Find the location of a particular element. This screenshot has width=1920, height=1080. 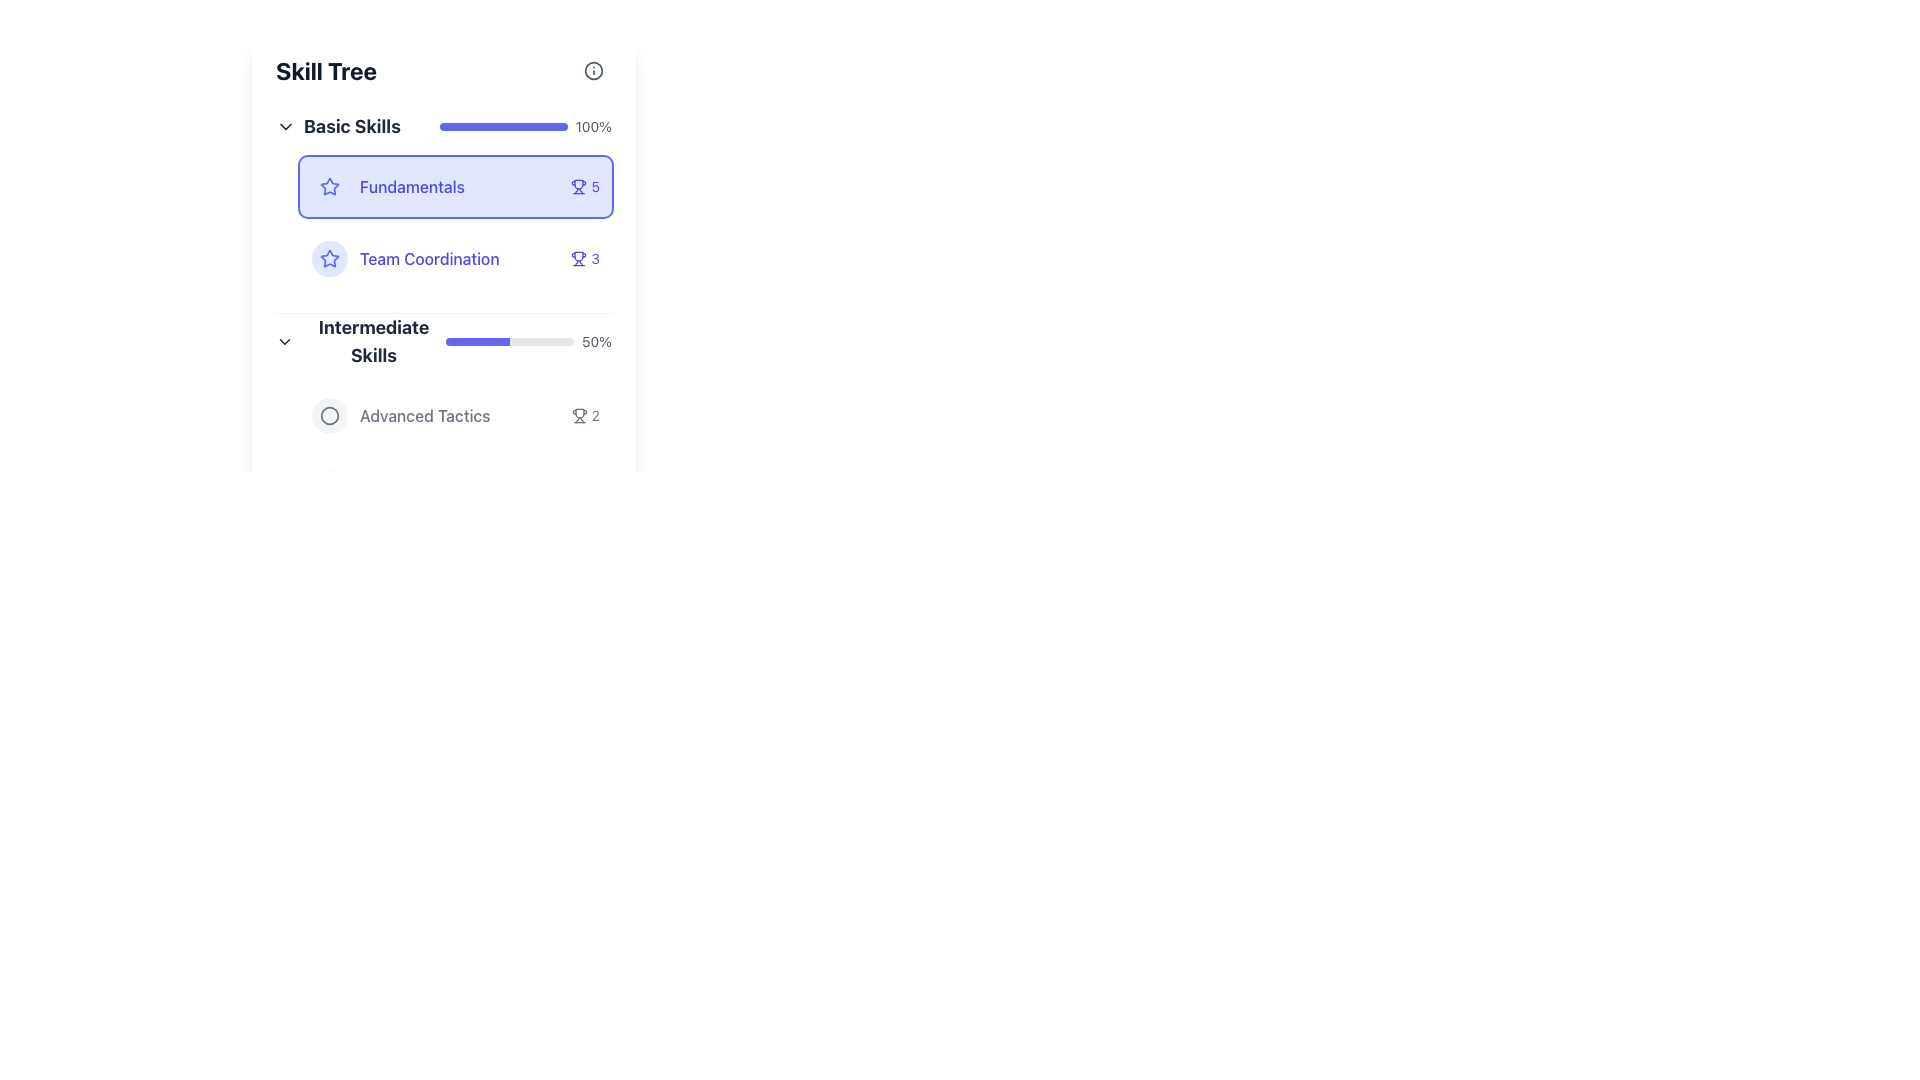

the visual indicator icon associated with the 'Advanced Tactics' entry in the skill tree, located in the middle-left position of the 'Advanced Tactics' row within the 'Intermediate Skills' section is located at coordinates (330, 415).